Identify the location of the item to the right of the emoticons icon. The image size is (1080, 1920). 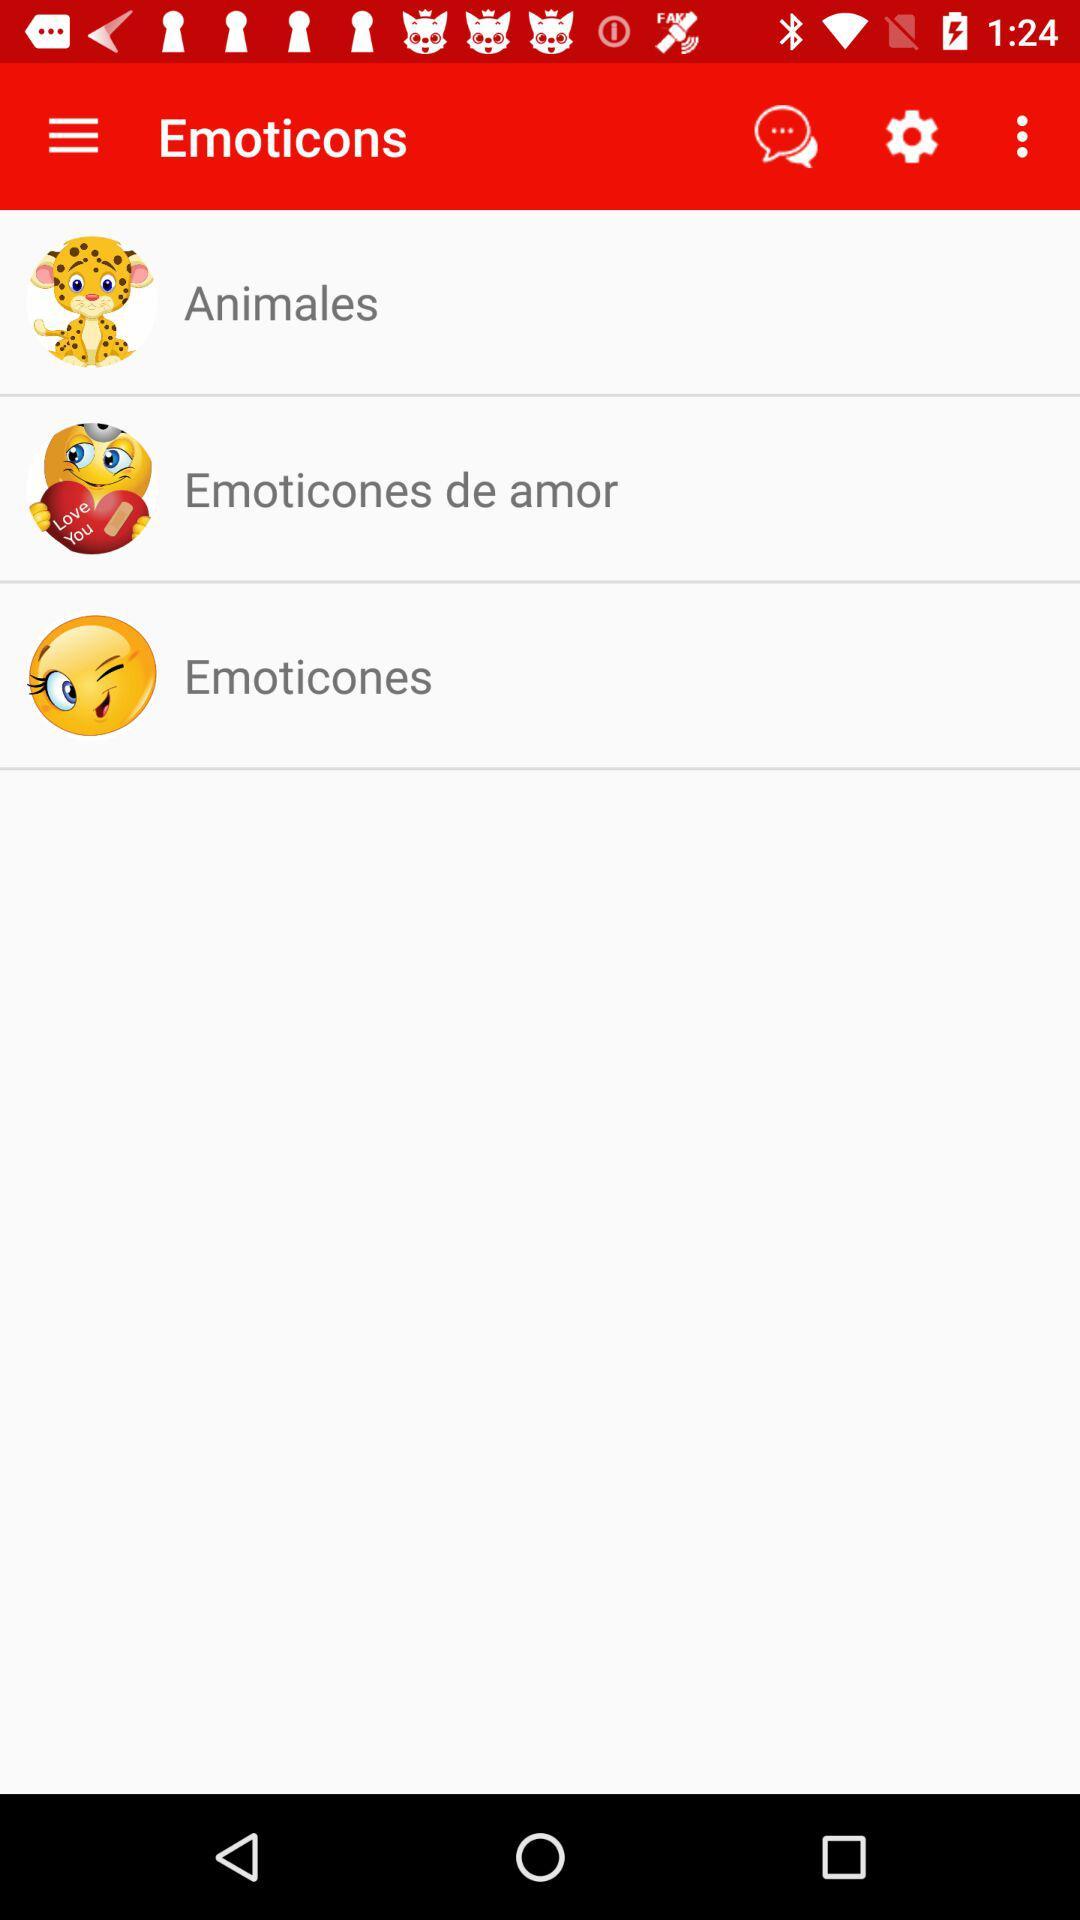
(785, 135).